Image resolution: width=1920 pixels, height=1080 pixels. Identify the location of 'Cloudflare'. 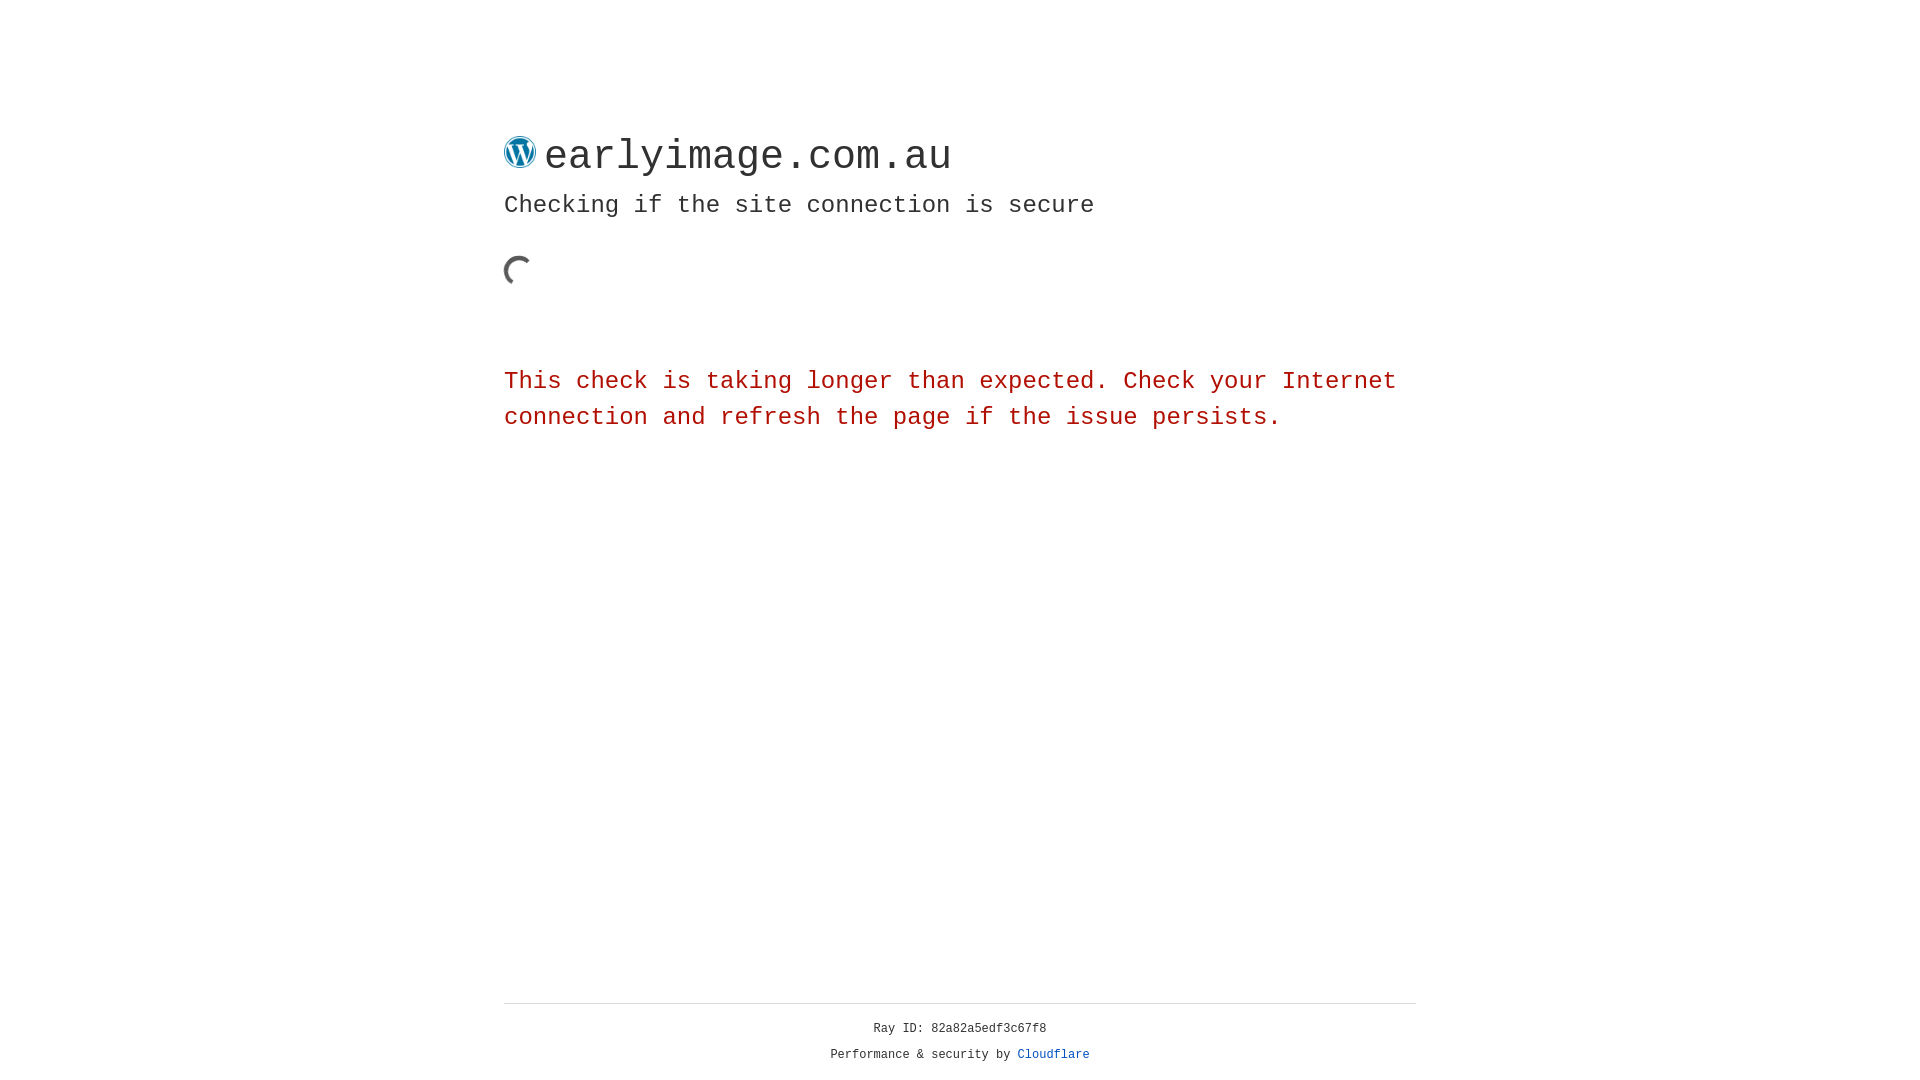
(1053, 1054).